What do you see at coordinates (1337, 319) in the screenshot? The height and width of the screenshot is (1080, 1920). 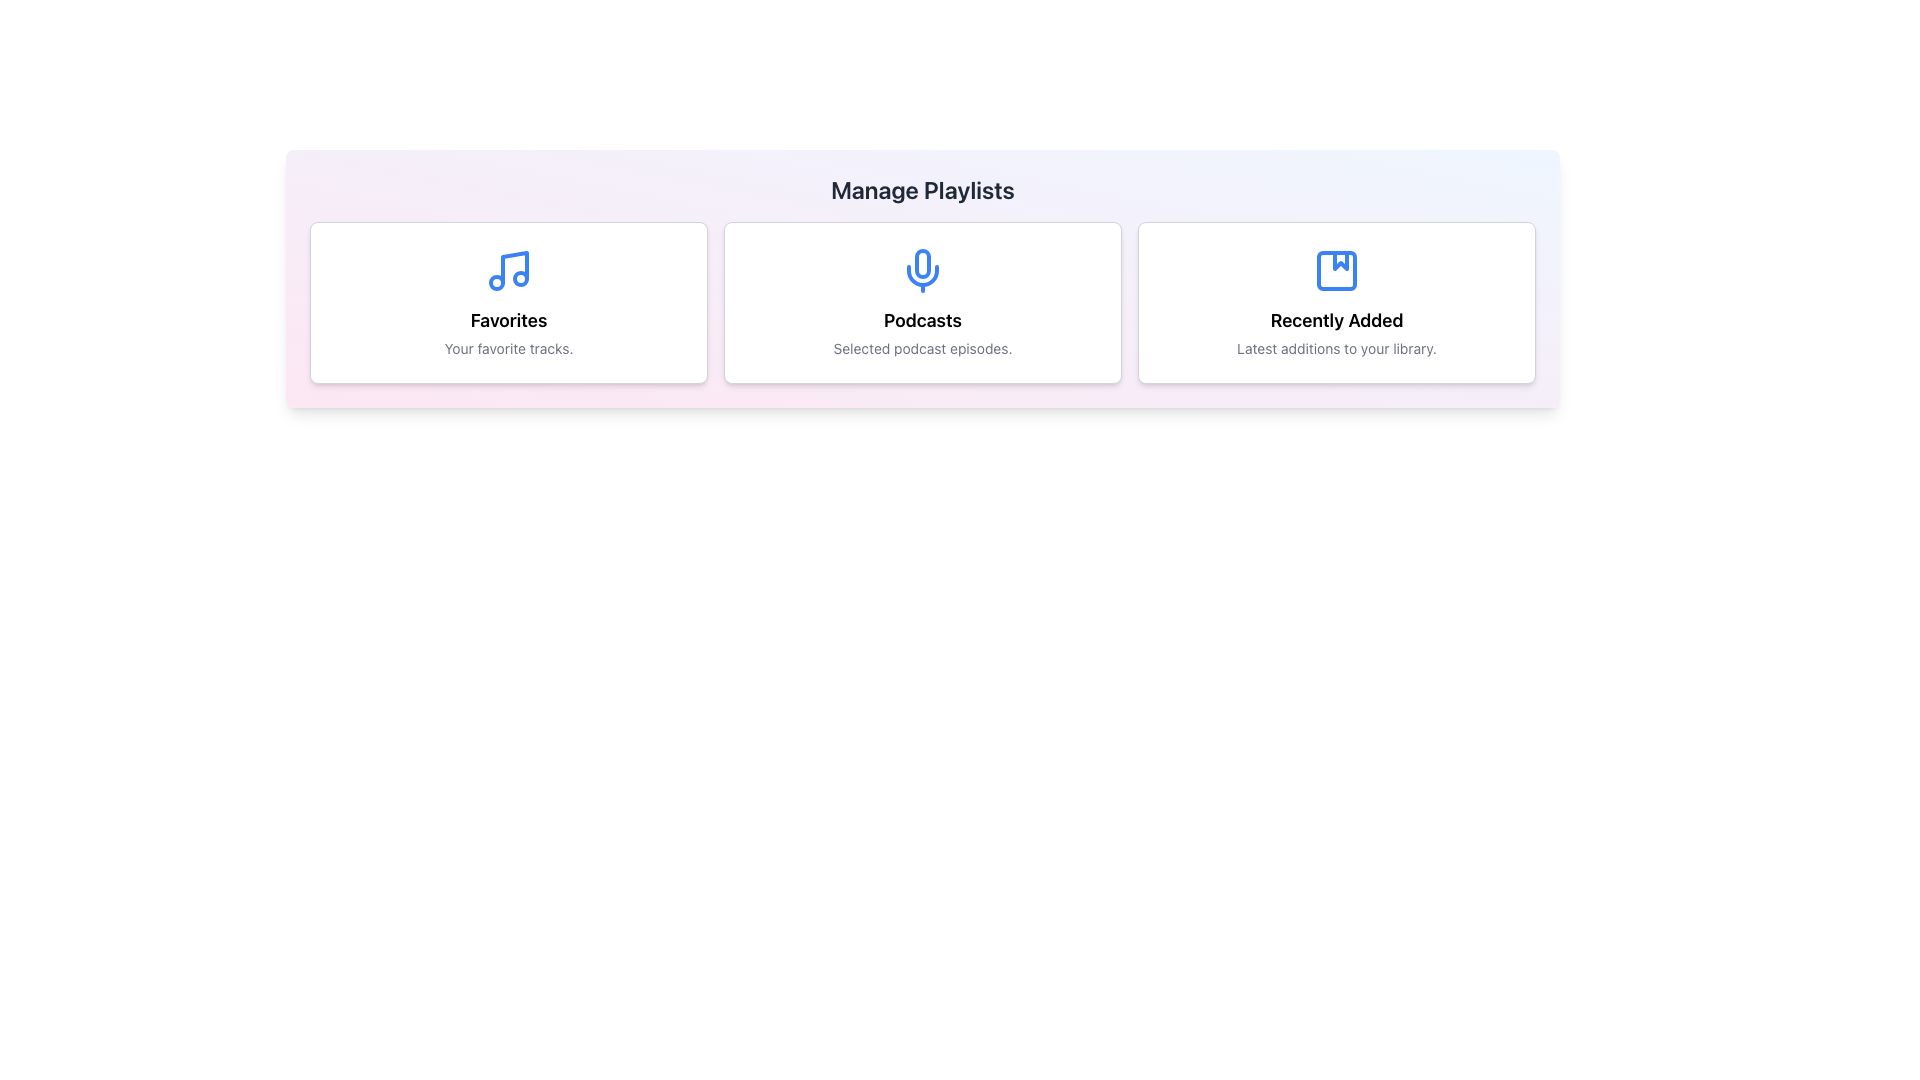 I see `the 'Recently Added' static text element, which serves as a title or label indicating the purpose of the card, positioned centrally within the card on the right-hand side of a three-card layout` at bounding box center [1337, 319].